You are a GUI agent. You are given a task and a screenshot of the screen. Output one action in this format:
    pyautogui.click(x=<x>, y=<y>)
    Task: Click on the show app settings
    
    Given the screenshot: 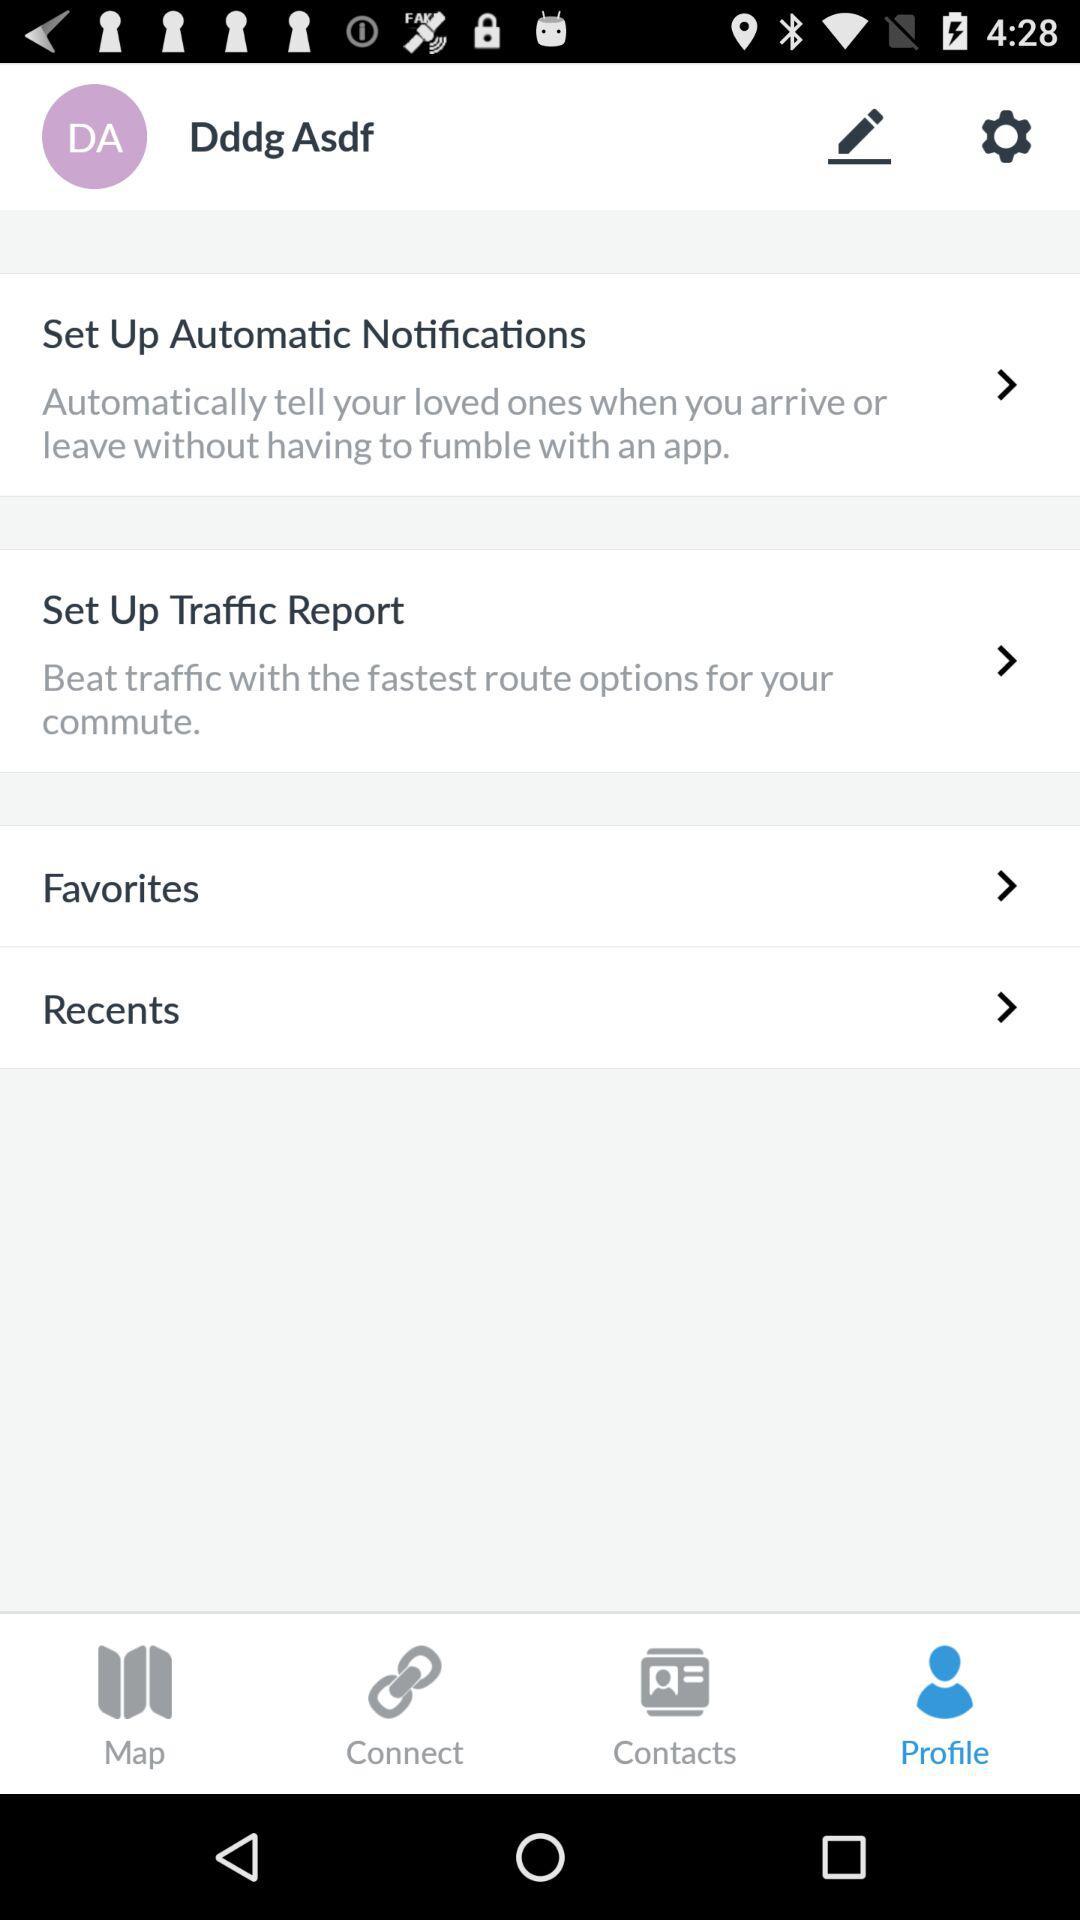 What is the action you would take?
    pyautogui.click(x=1006, y=135)
    